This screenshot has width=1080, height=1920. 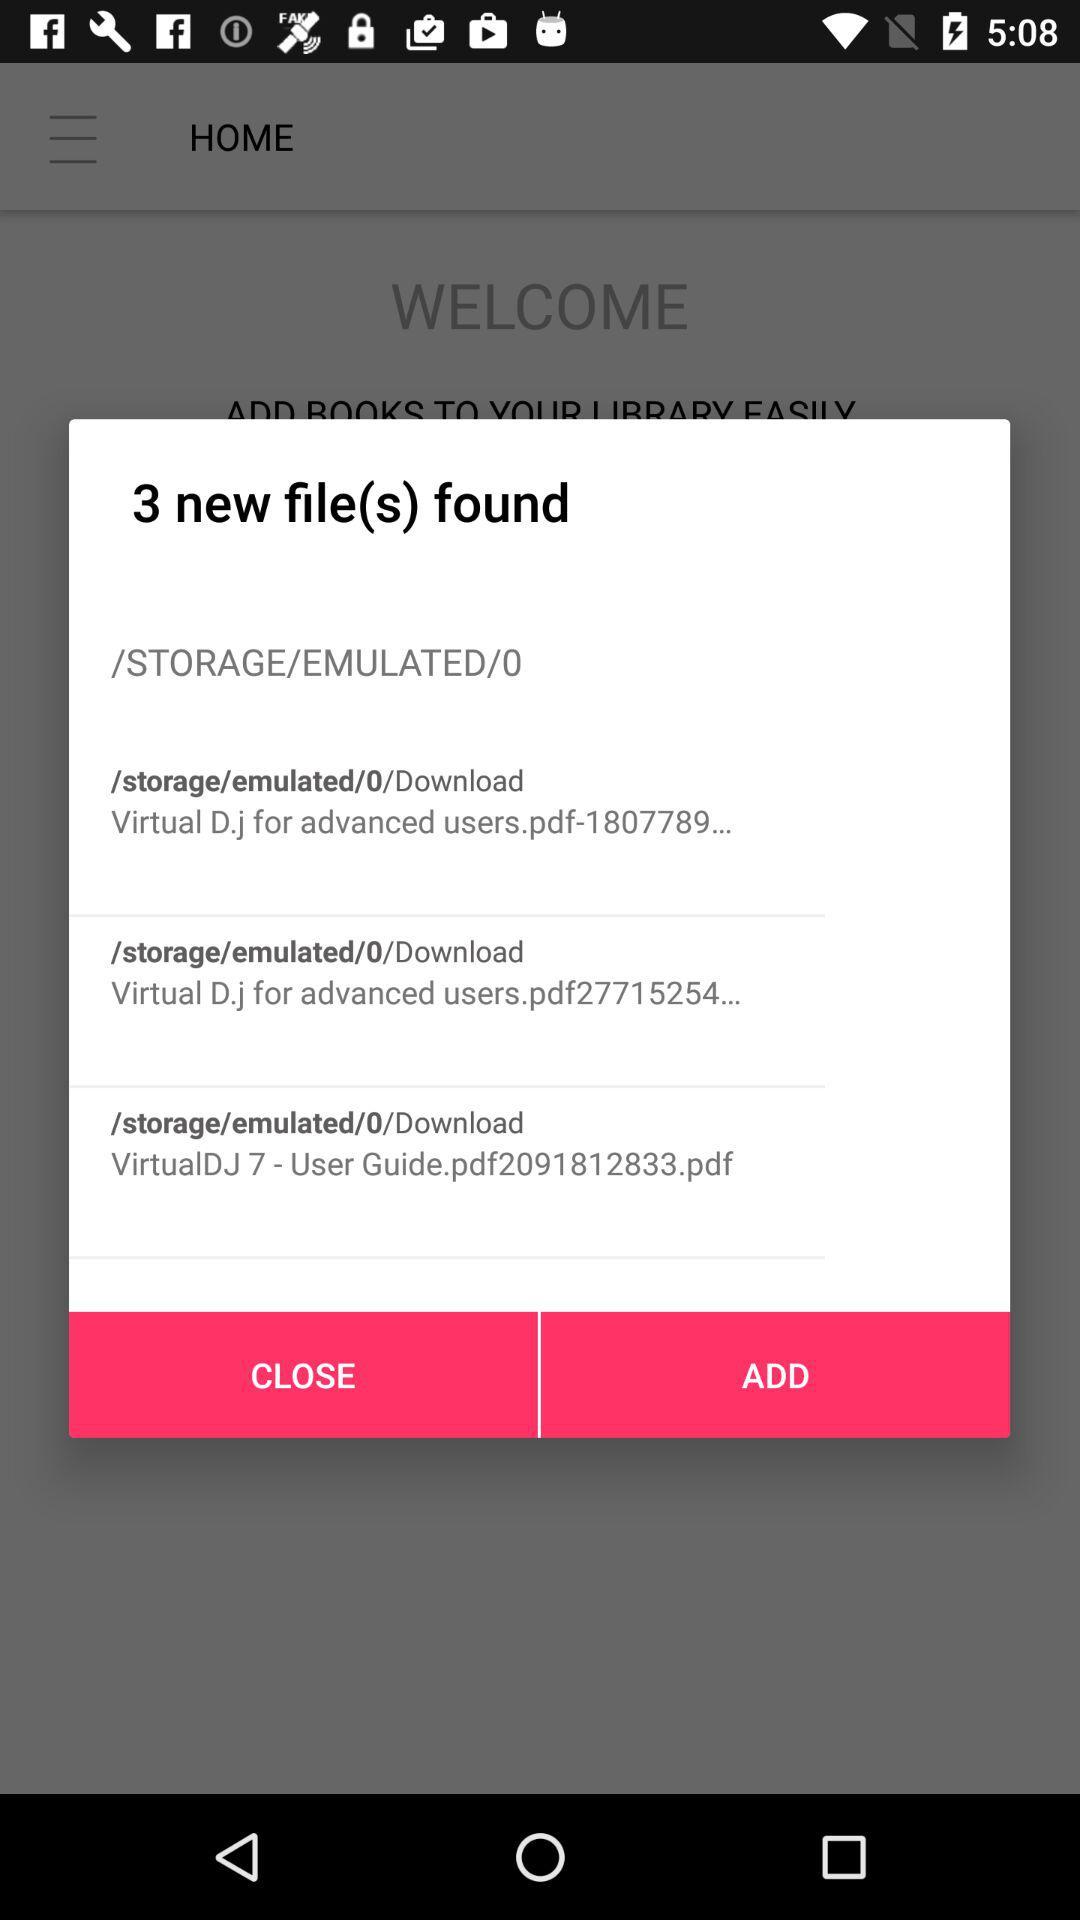 I want to click on the icon at the bottom left corner, so click(x=303, y=1373).